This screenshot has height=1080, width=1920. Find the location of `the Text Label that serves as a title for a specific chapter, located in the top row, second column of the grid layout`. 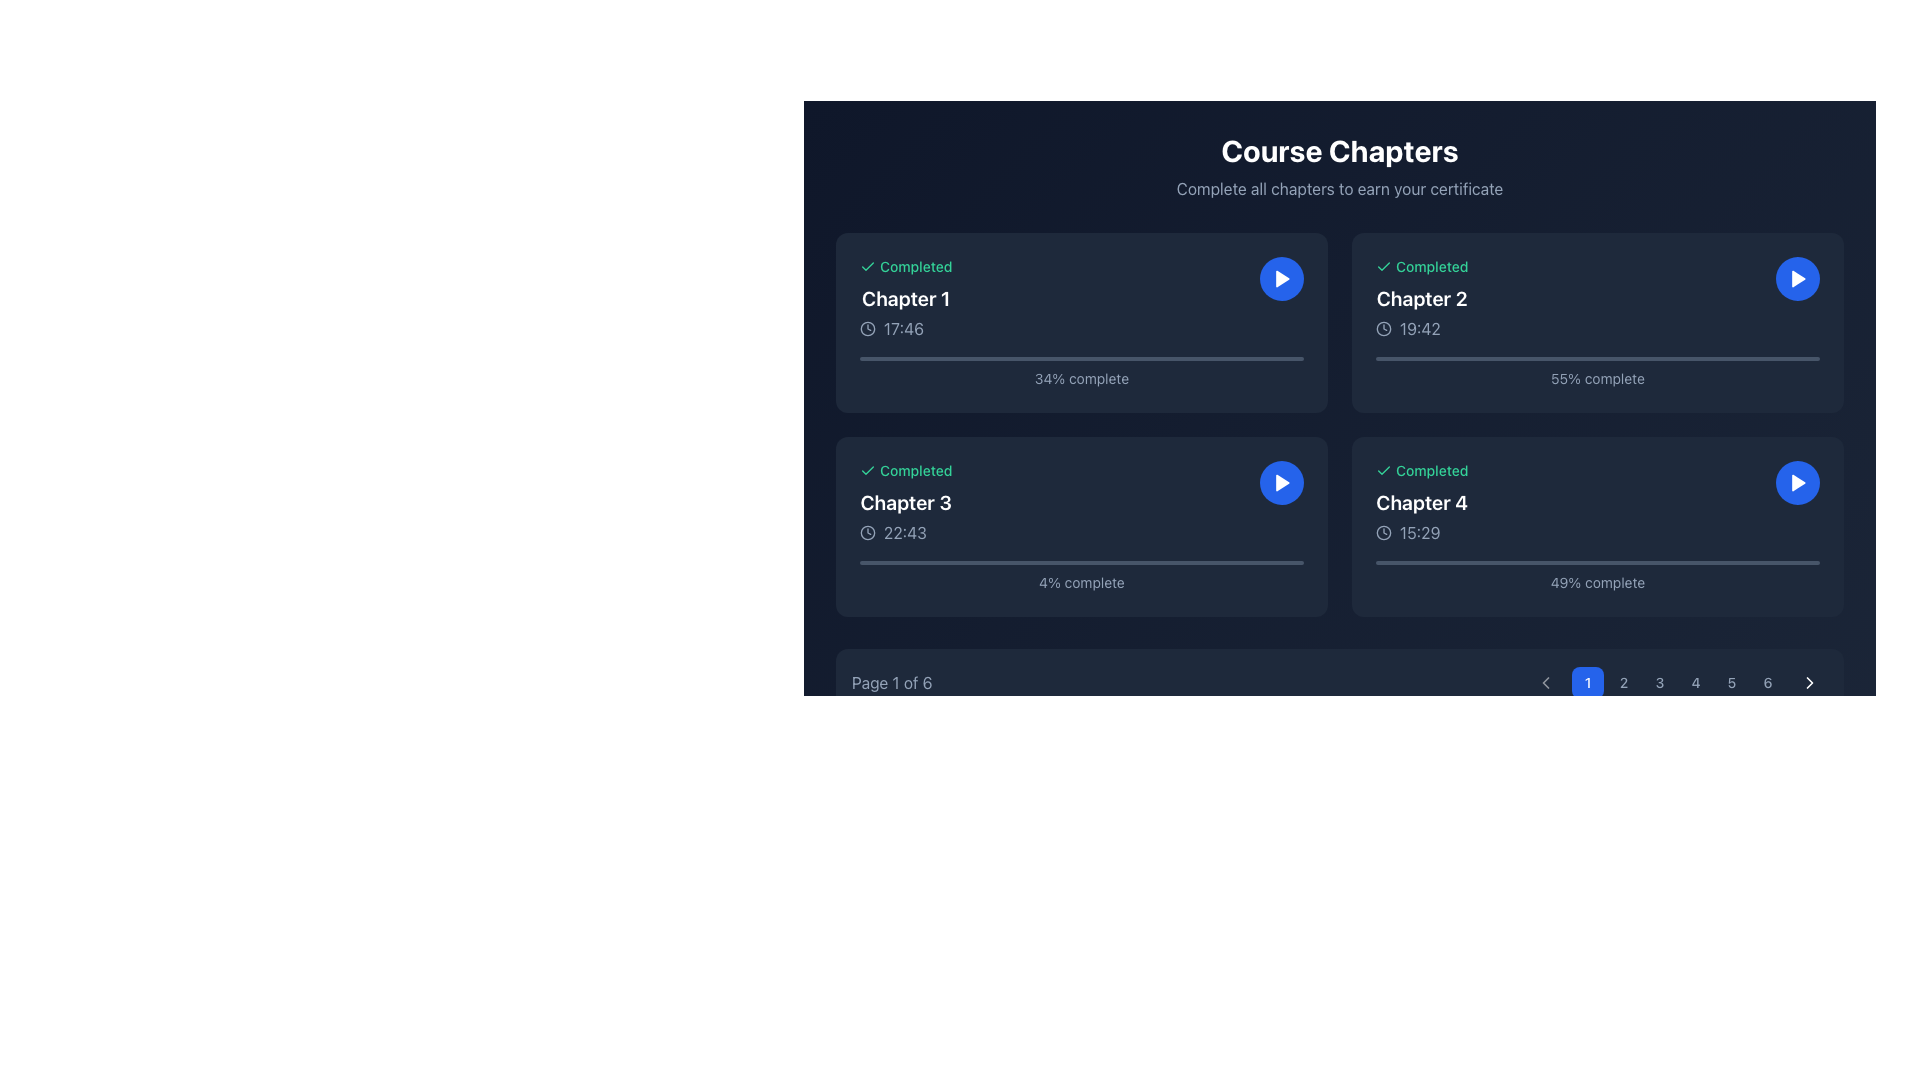

the Text Label that serves as a title for a specific chapter, located in the top row, second column of the grid layout is located at coordinates (1421, 299).